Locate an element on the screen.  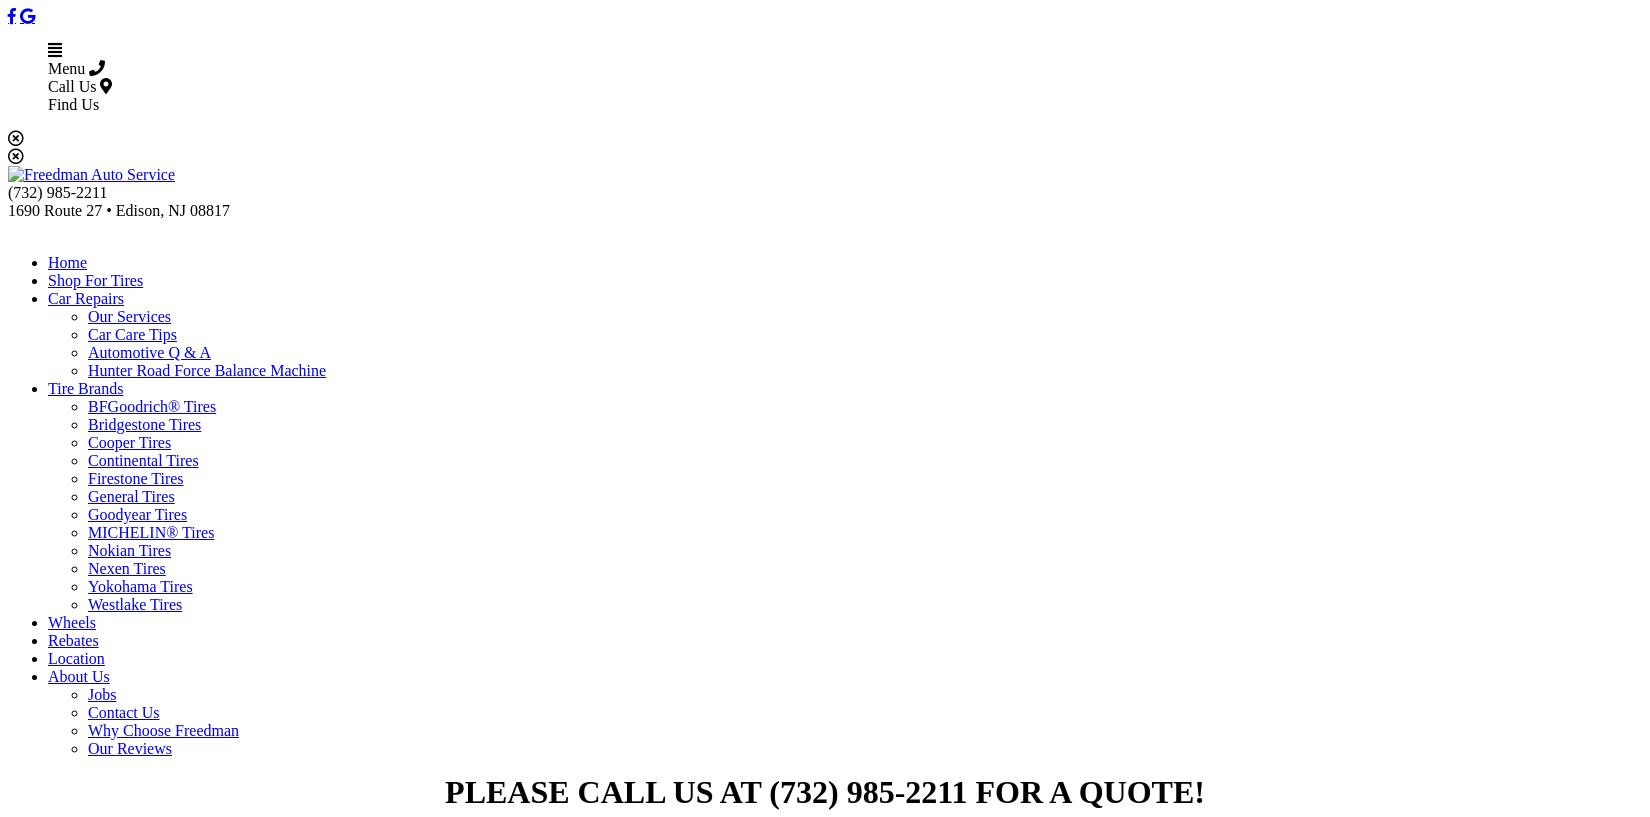
'Our Services' is located at coordinates (129, 316).